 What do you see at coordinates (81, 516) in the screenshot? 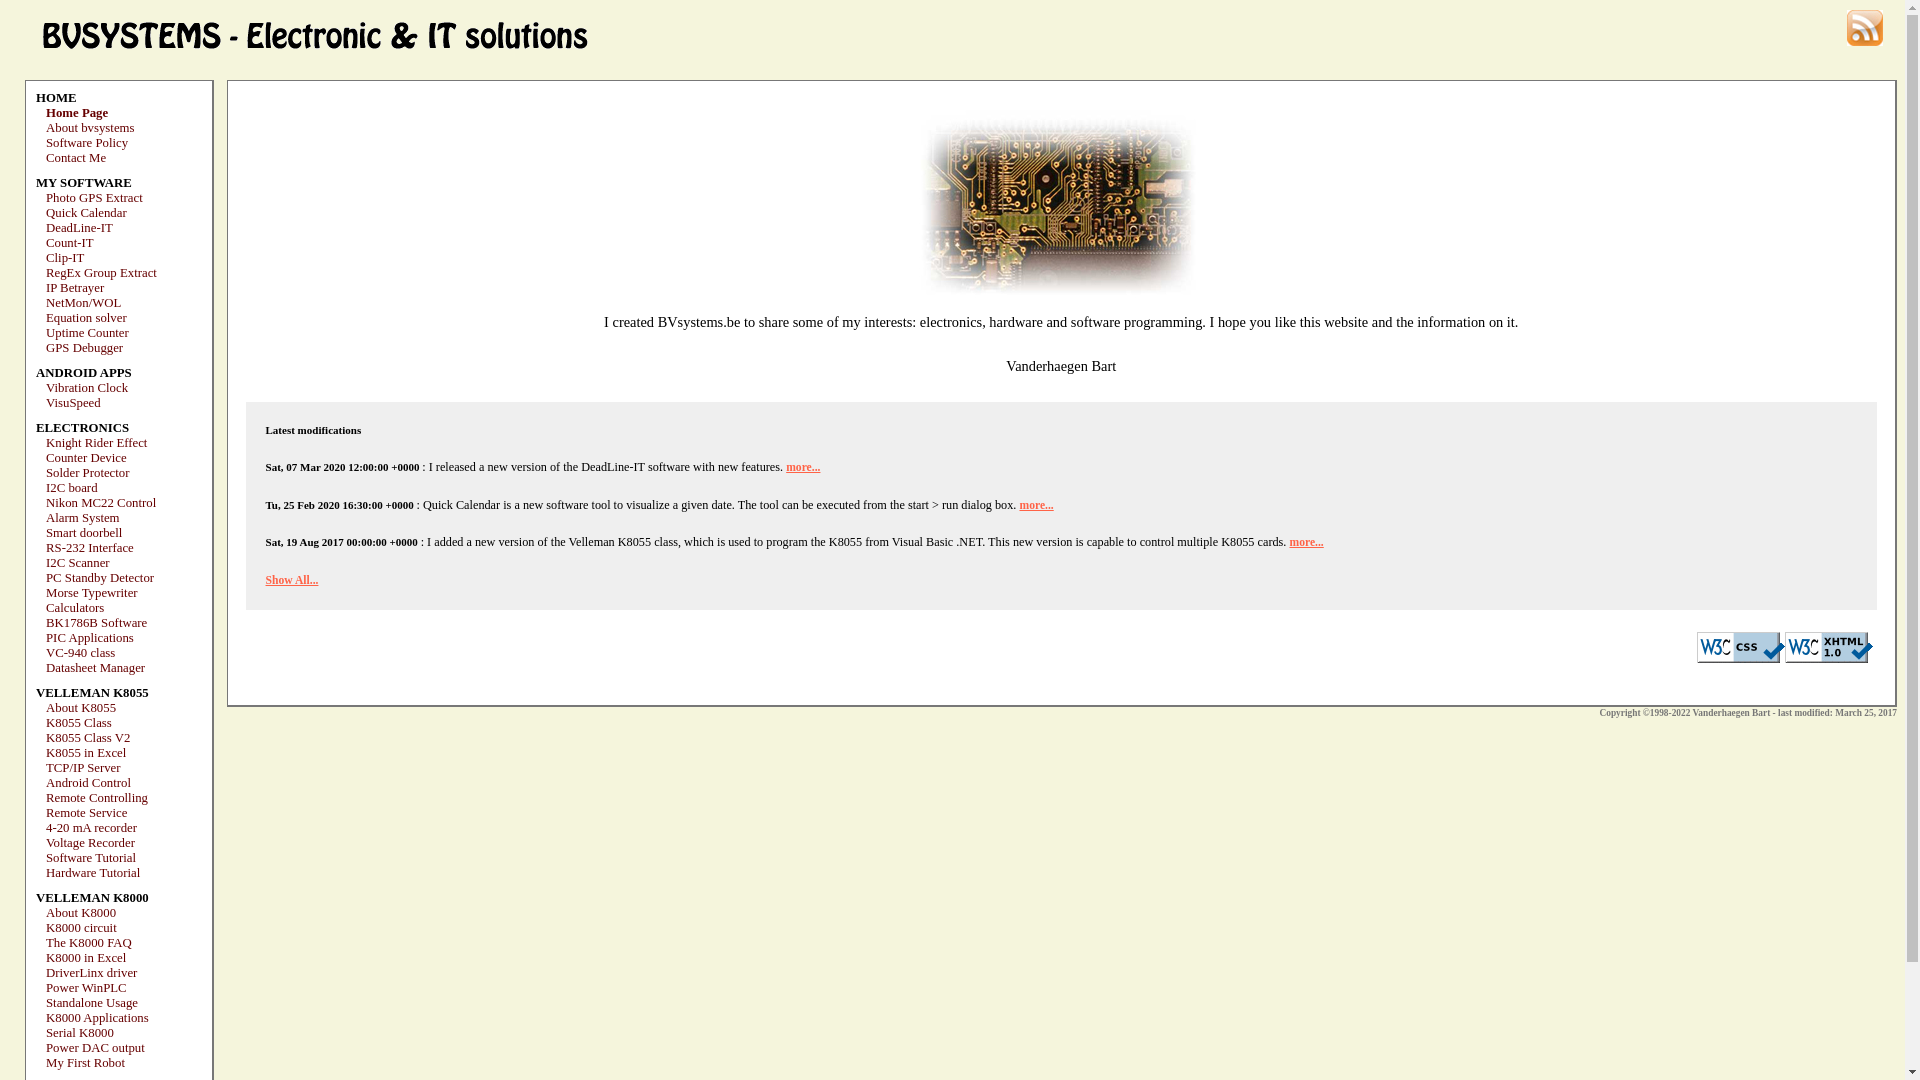
I see `'Alarm System'` at bounding box center [81, 516].